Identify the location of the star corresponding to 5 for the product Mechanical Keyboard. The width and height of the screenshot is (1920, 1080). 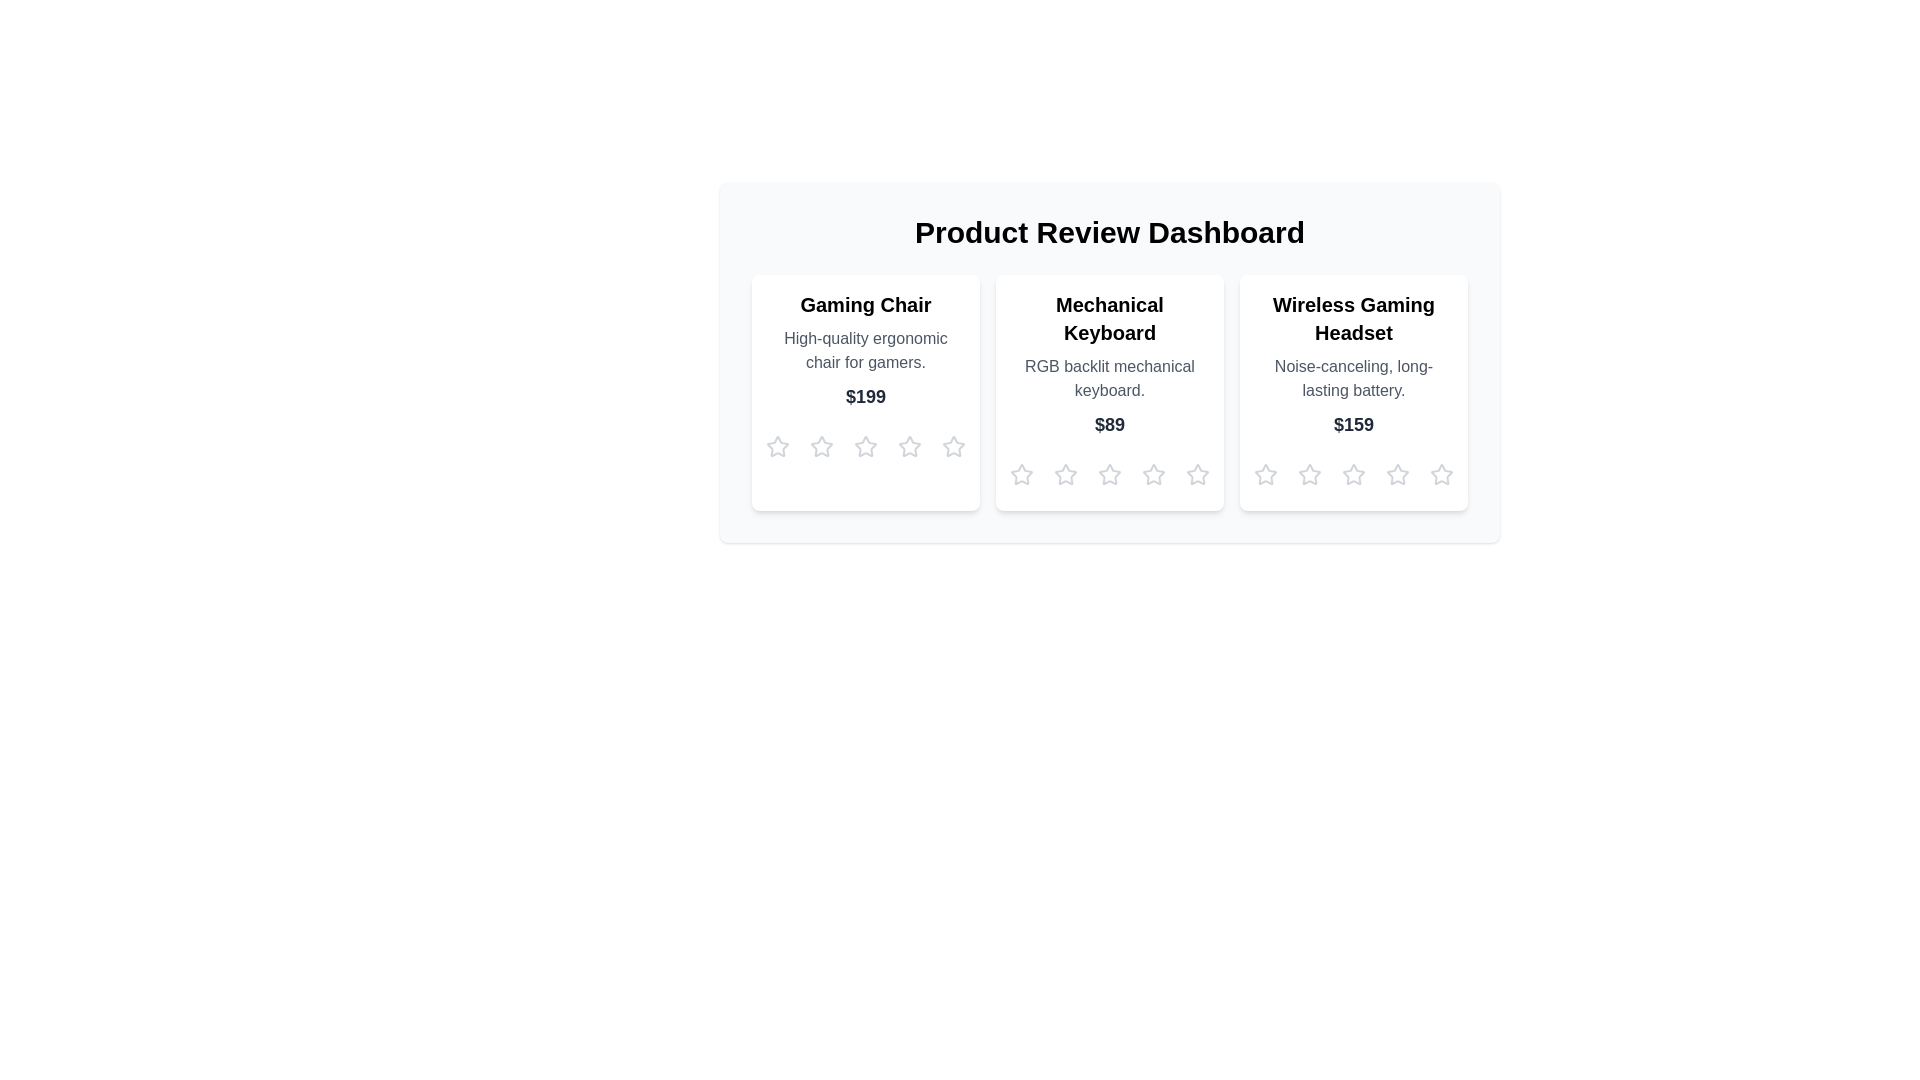
(1198, 474).